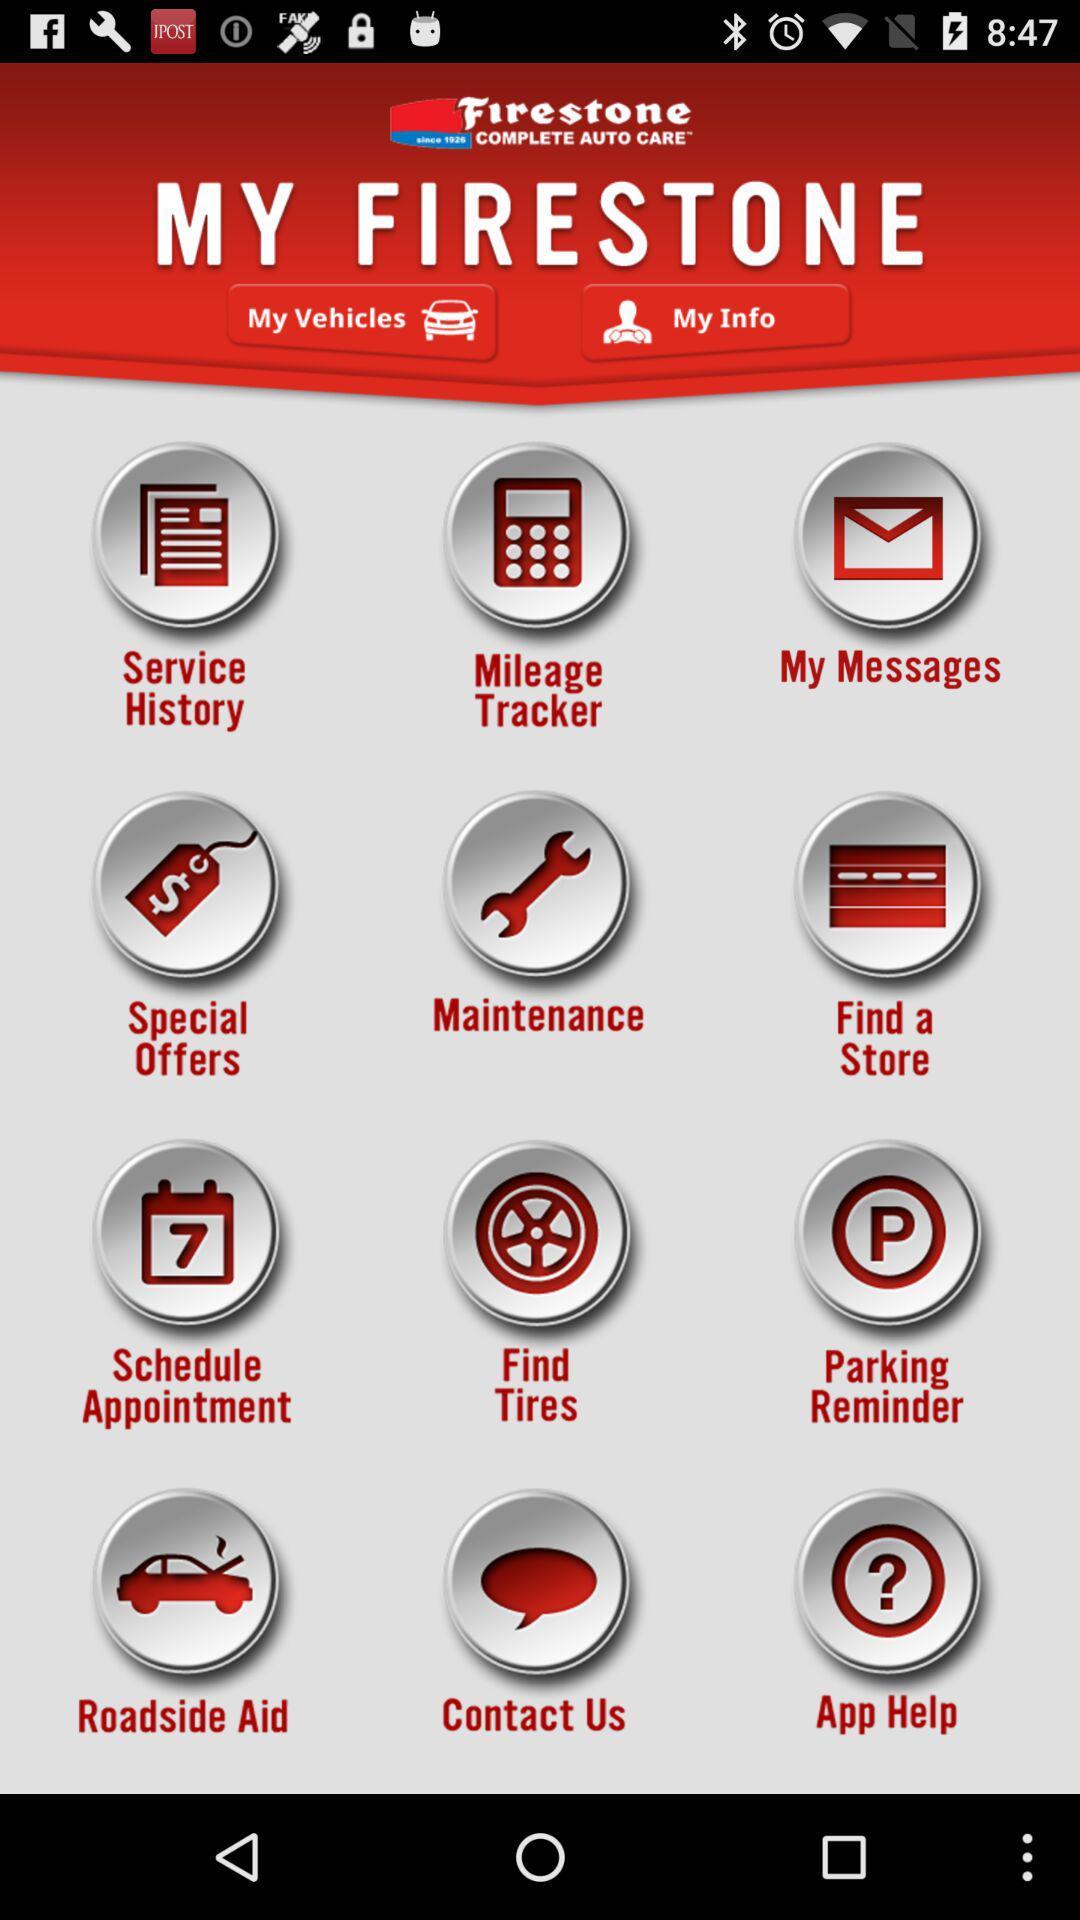 The width and height of the screenshot is (1080, 1920). What do you see at coordinates (540, 1284) in the screenshot?
I see `find tires option` at bounding box center [540, 1284].